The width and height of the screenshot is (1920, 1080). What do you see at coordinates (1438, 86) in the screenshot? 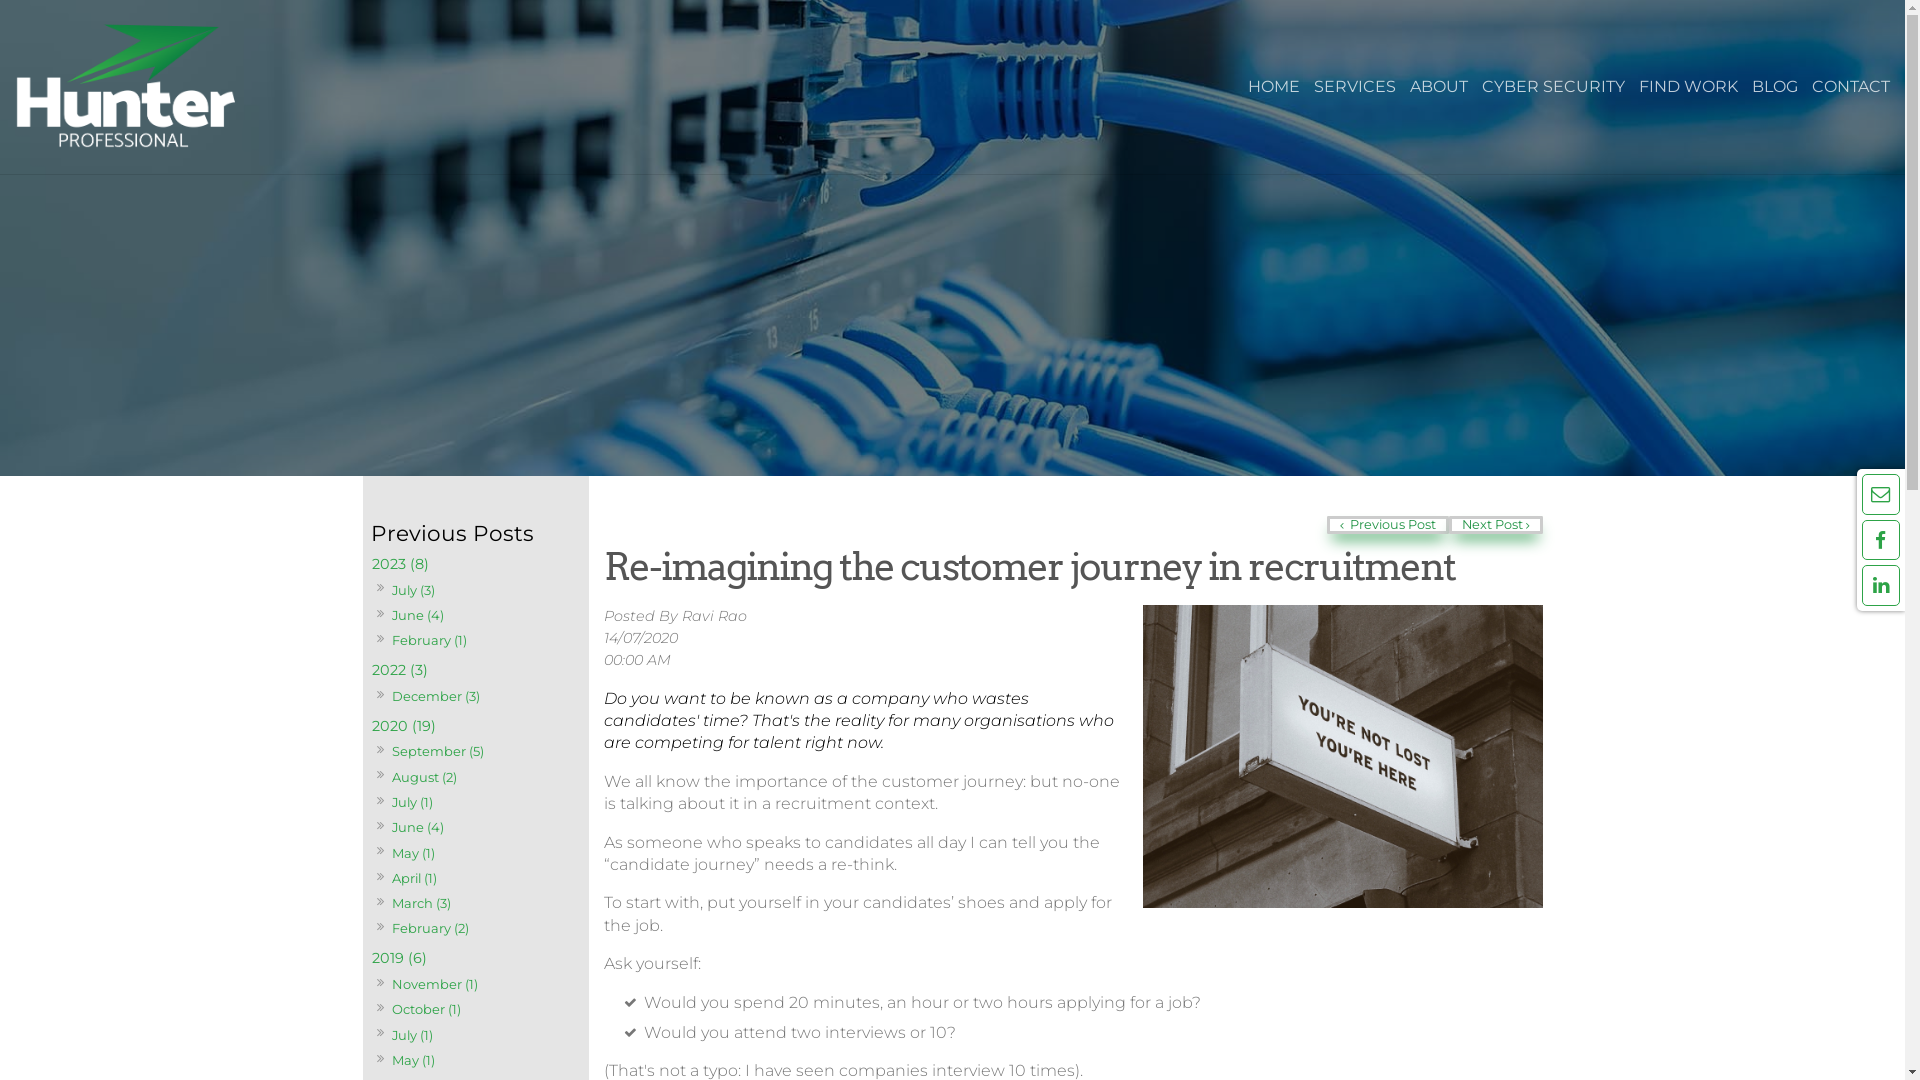
I see `'ABOUT'` at bounding box center [1438, 86].